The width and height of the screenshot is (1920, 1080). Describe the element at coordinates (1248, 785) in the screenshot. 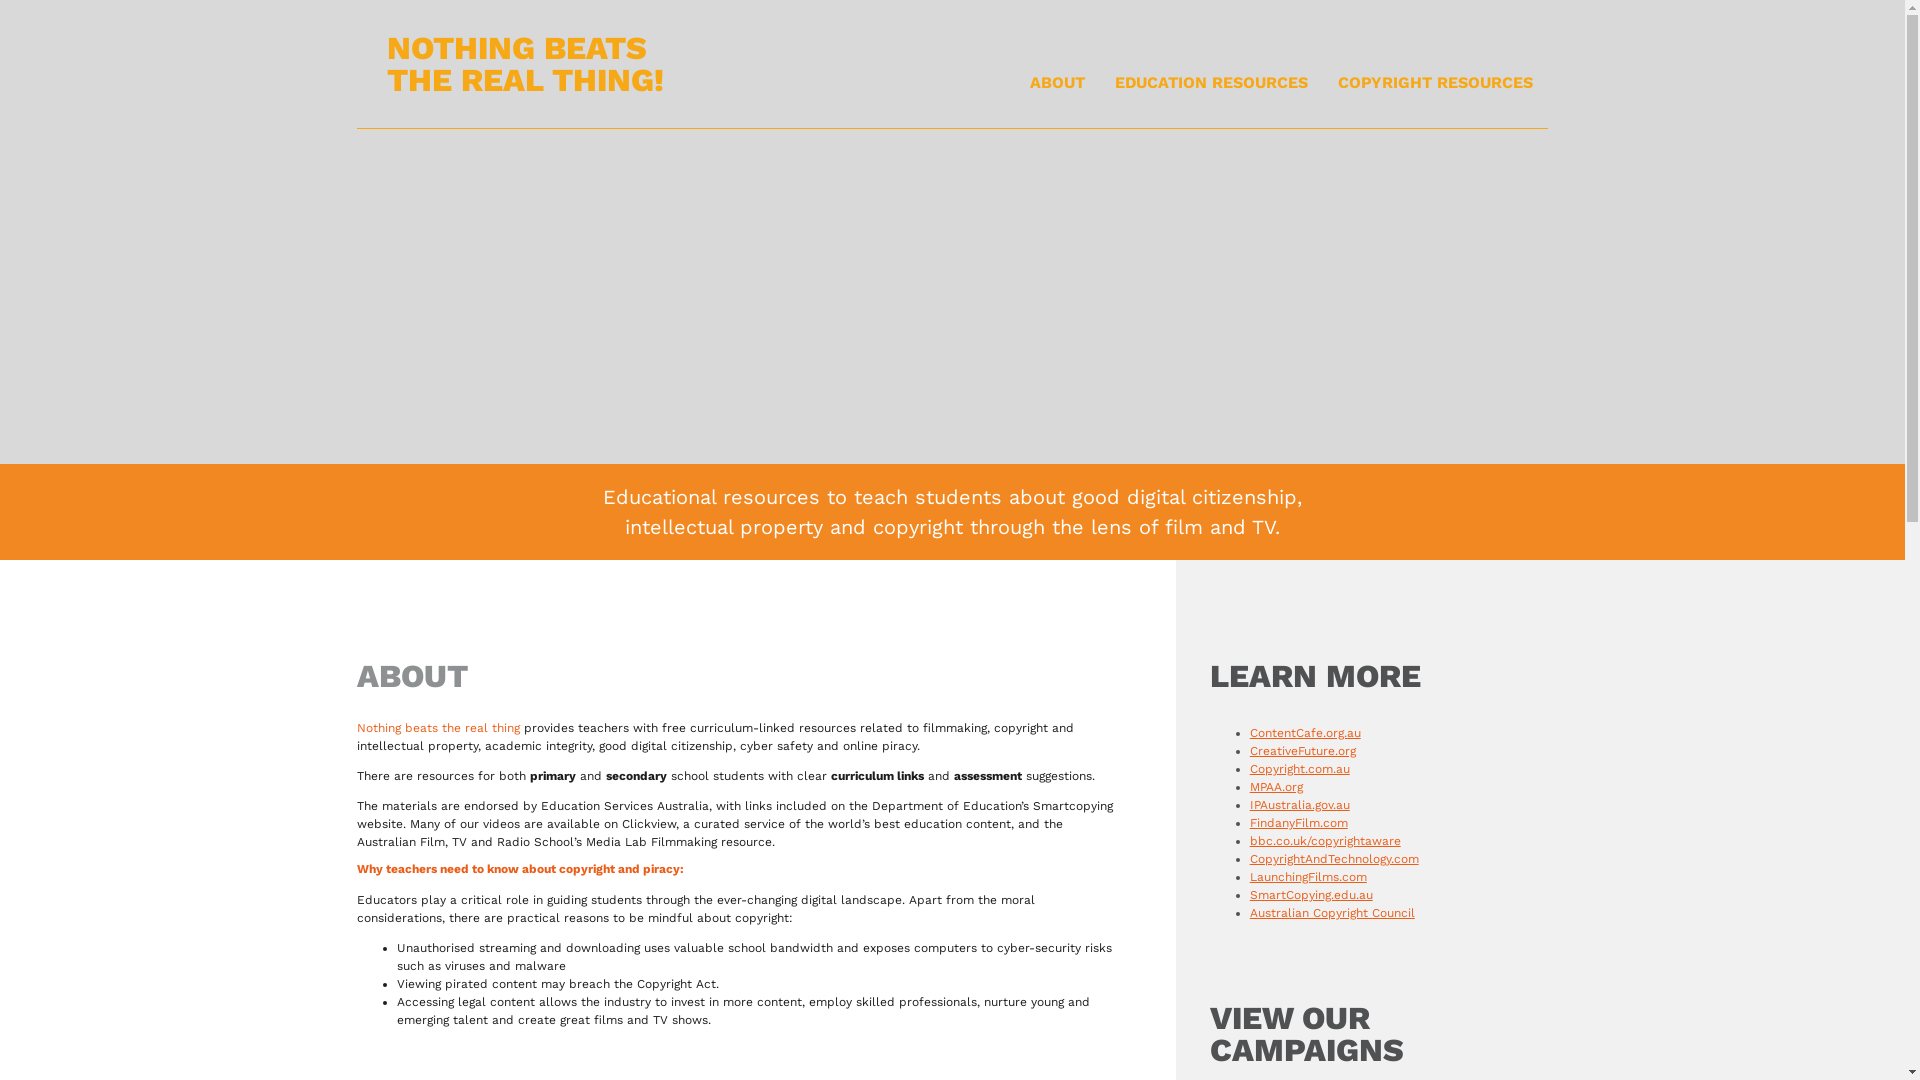

I see `'MPAA.org'` at that location.